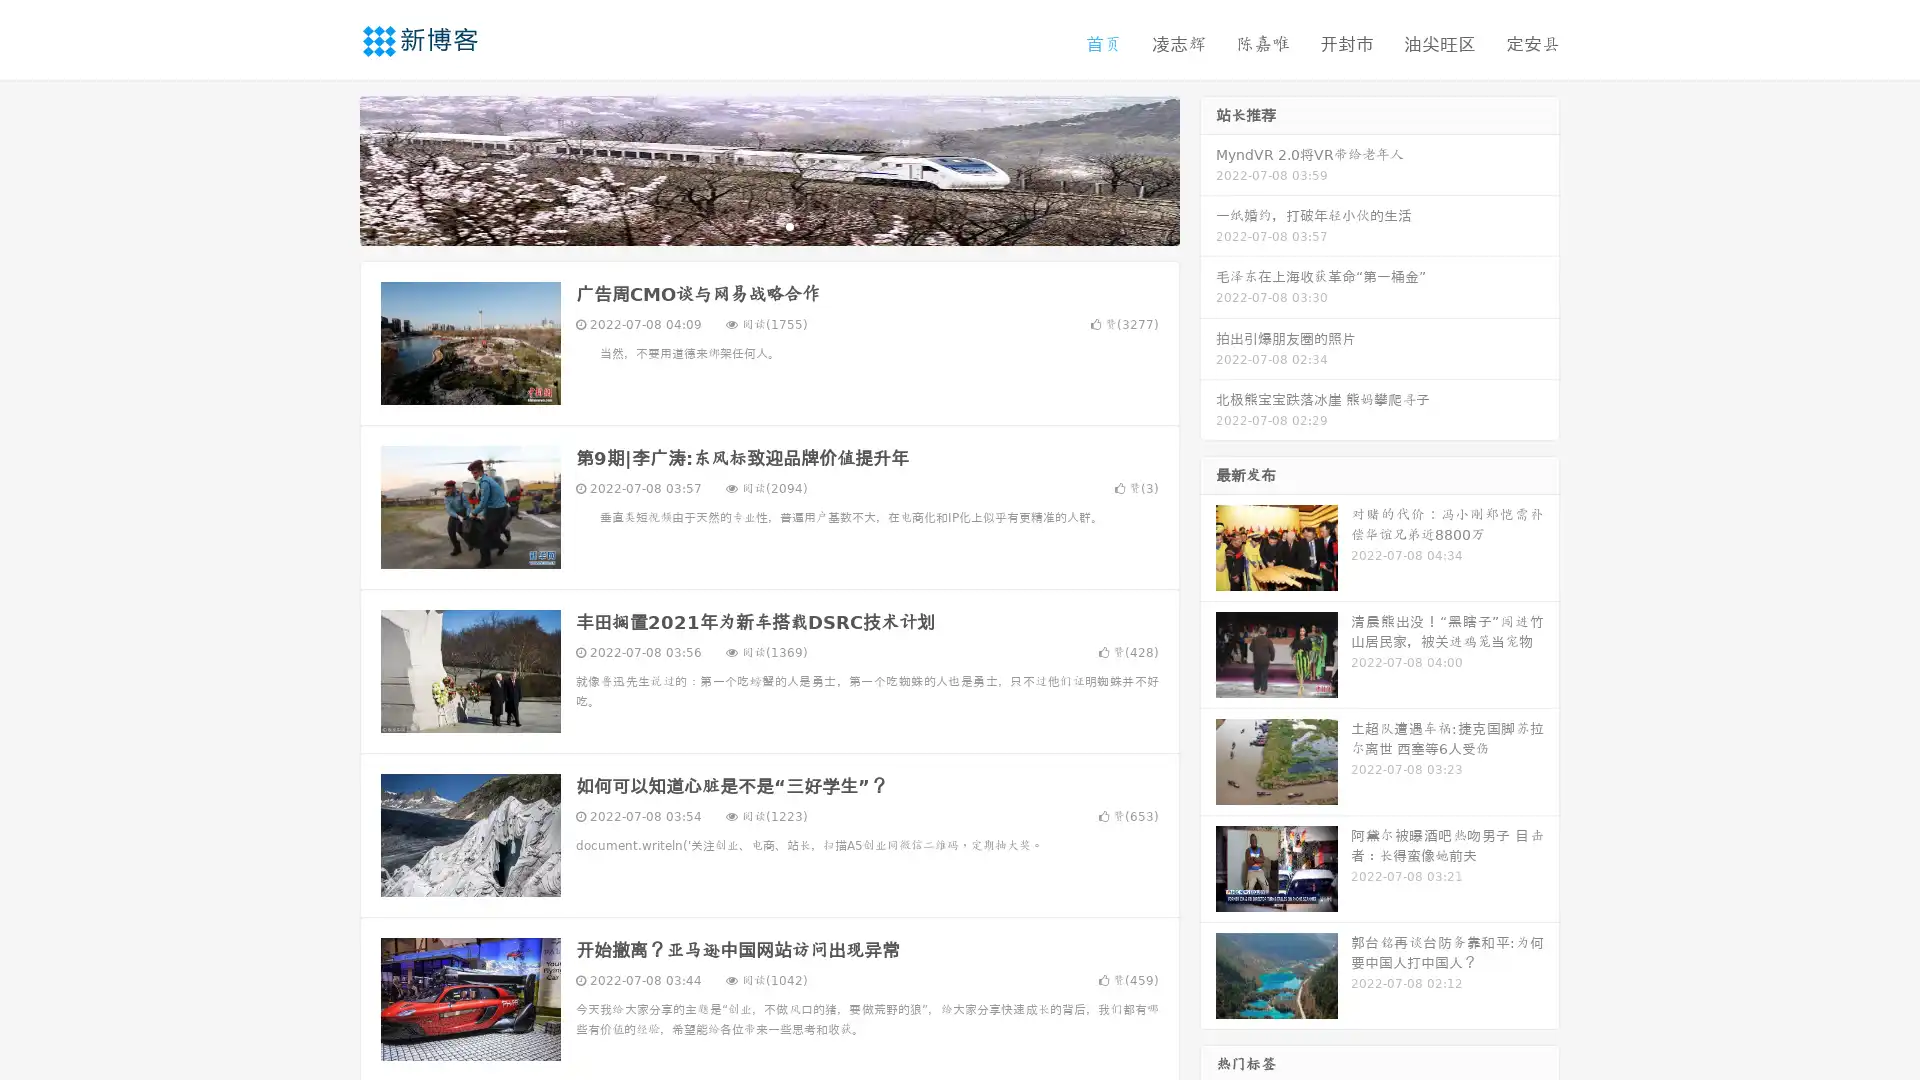 The height and width of the screenshot is (1080, 1920). I want to click on Previous slide, so click(330, 168).